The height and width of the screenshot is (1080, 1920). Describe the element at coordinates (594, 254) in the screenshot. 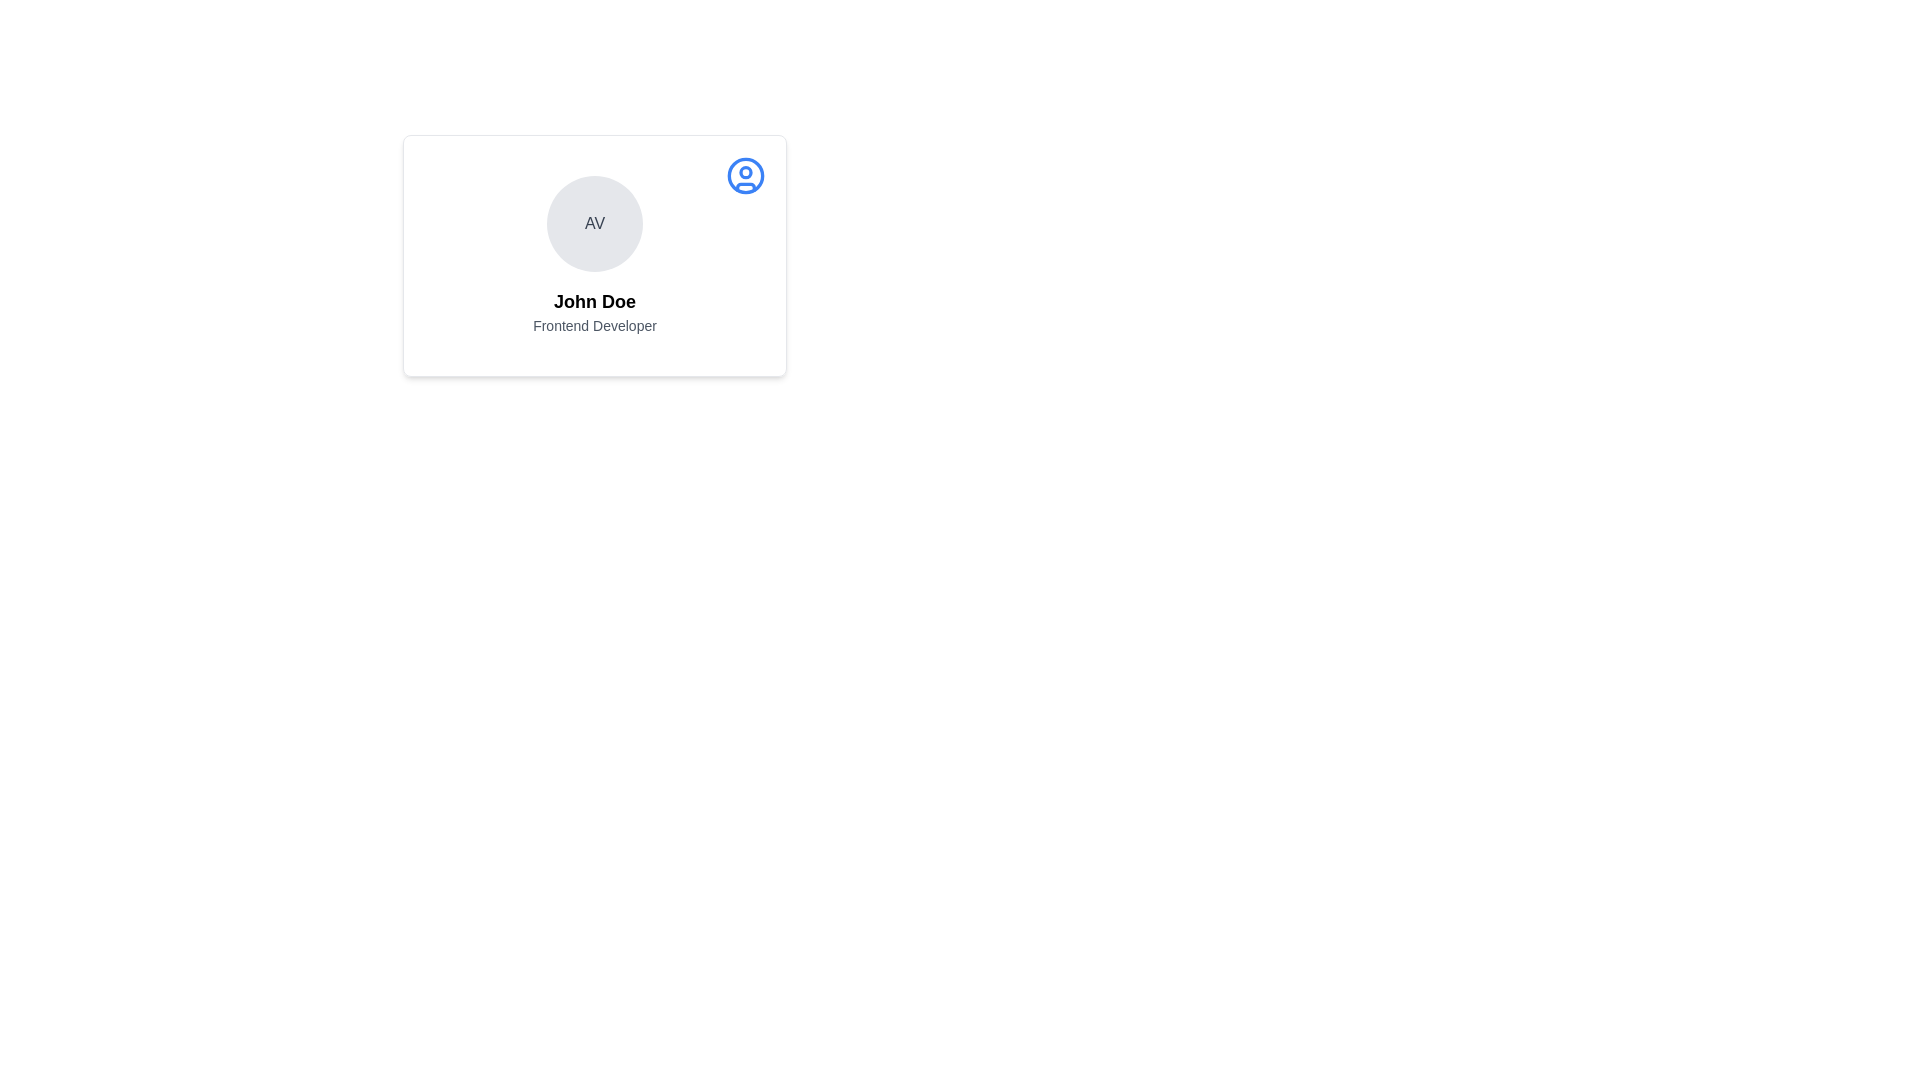

I see `user information displayed in the user profile section, which includes the profile picture, initials 'AV', name 'John Doe', and role 'Frontend Developer'` at that location.